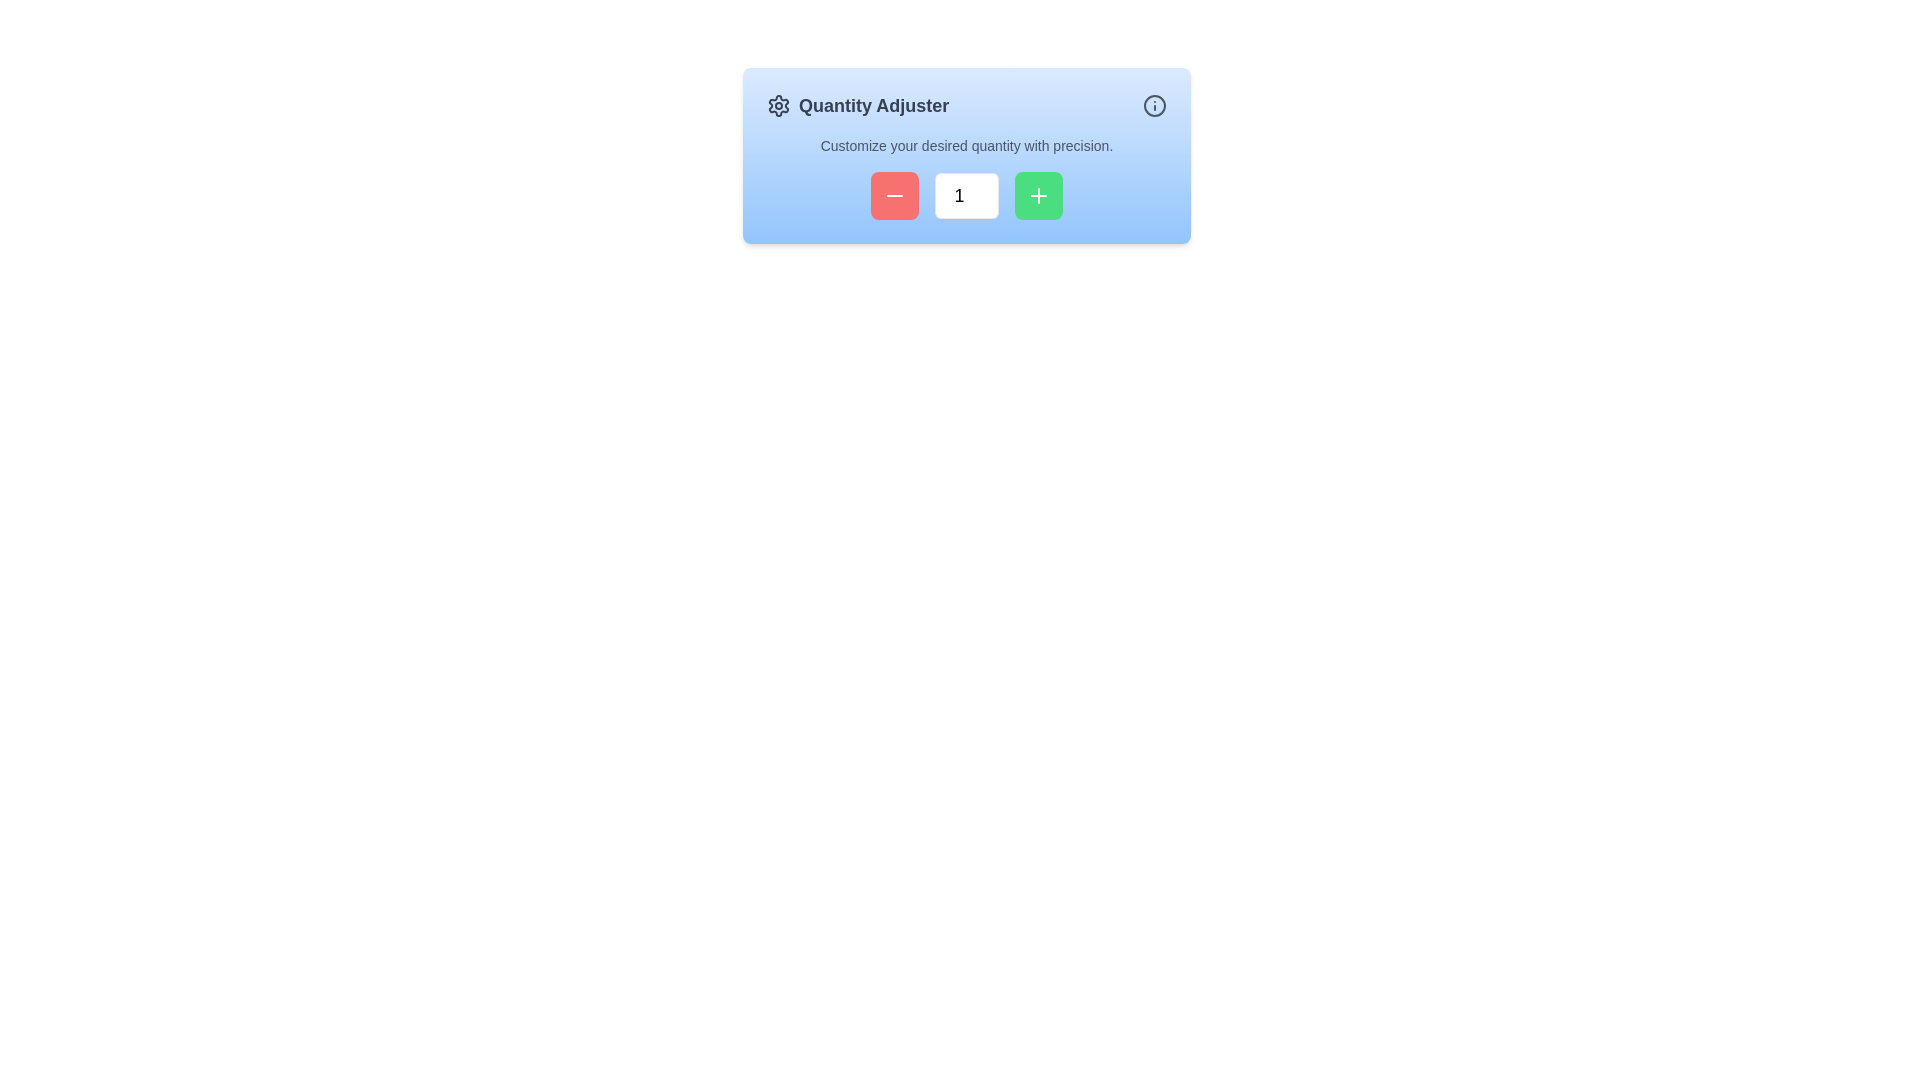 The width and height of the screenshot is (1920, 1080). Describe the element at coordinates (1038, 196) in the screenshot. I see `the green button with a white plus sign symbol at its center to increment a value` at that location.